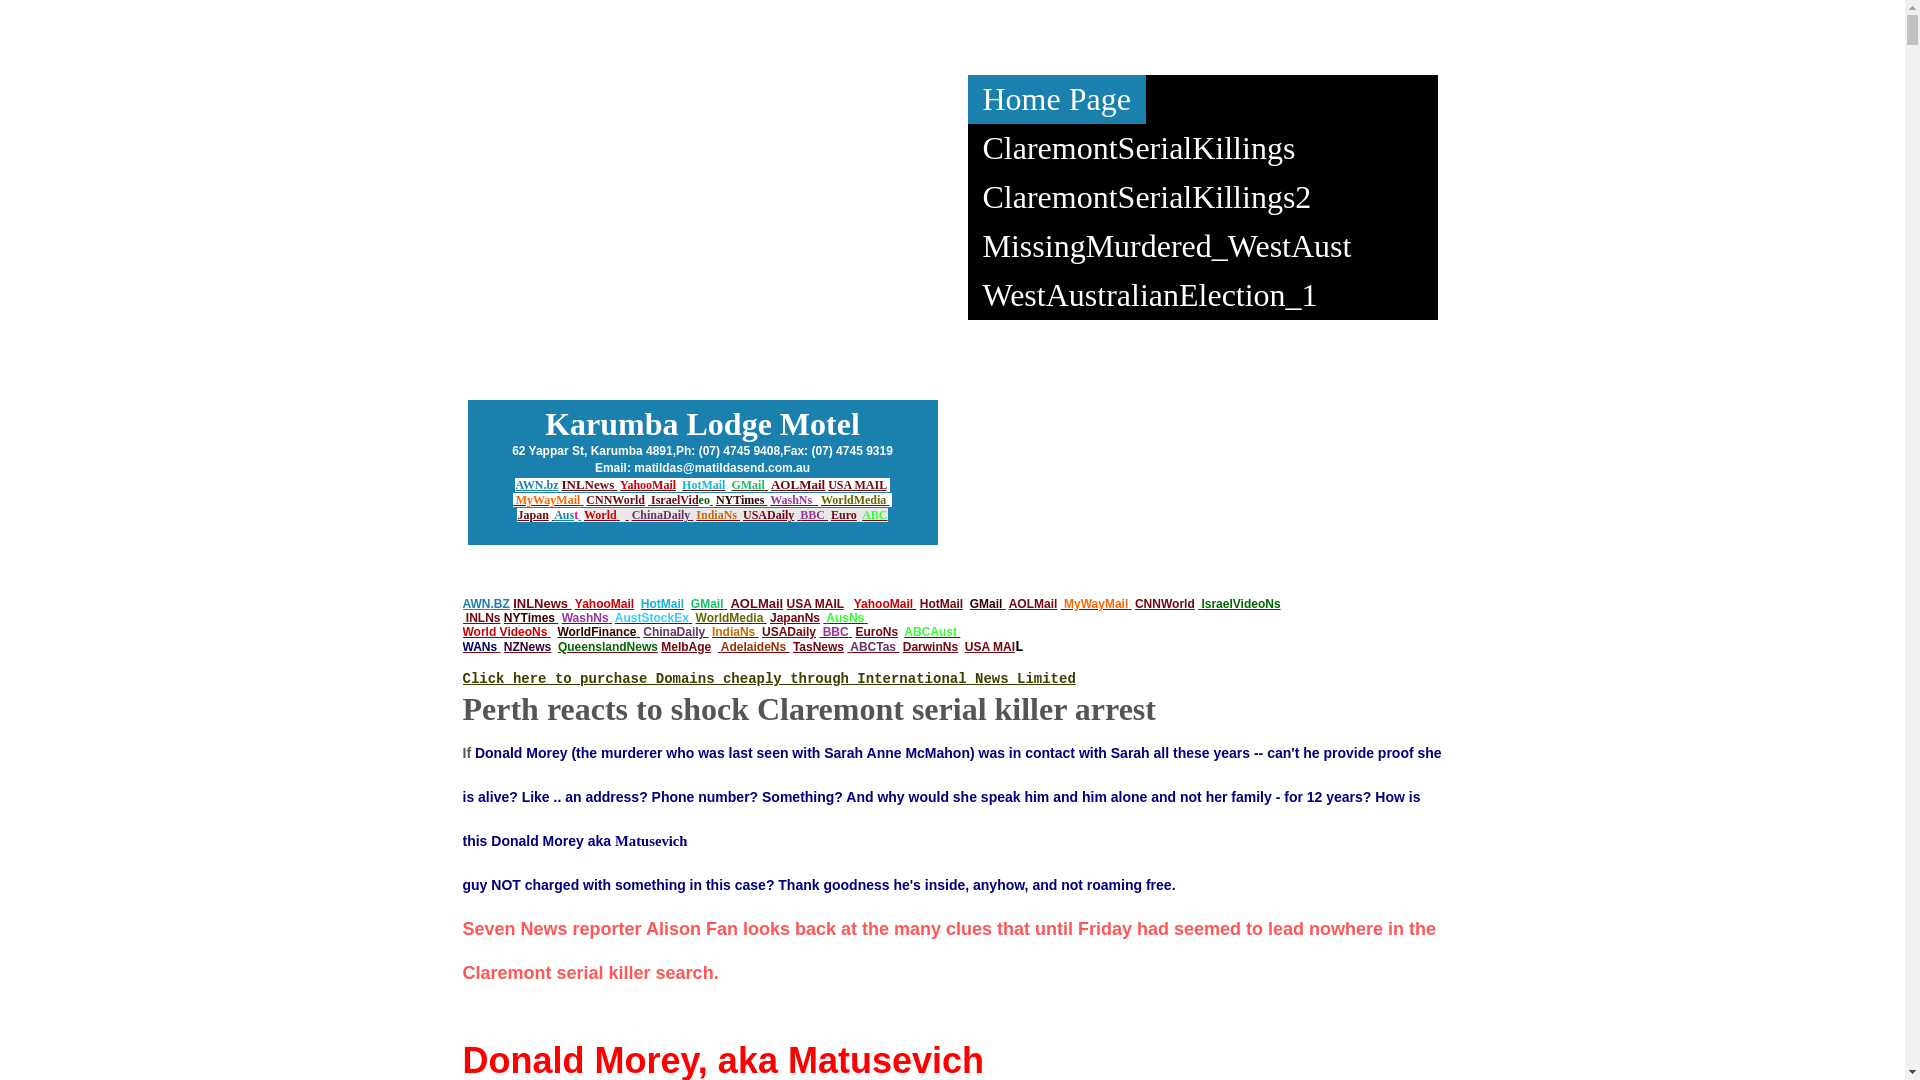  I want to click on ' ', so click(617, 514).